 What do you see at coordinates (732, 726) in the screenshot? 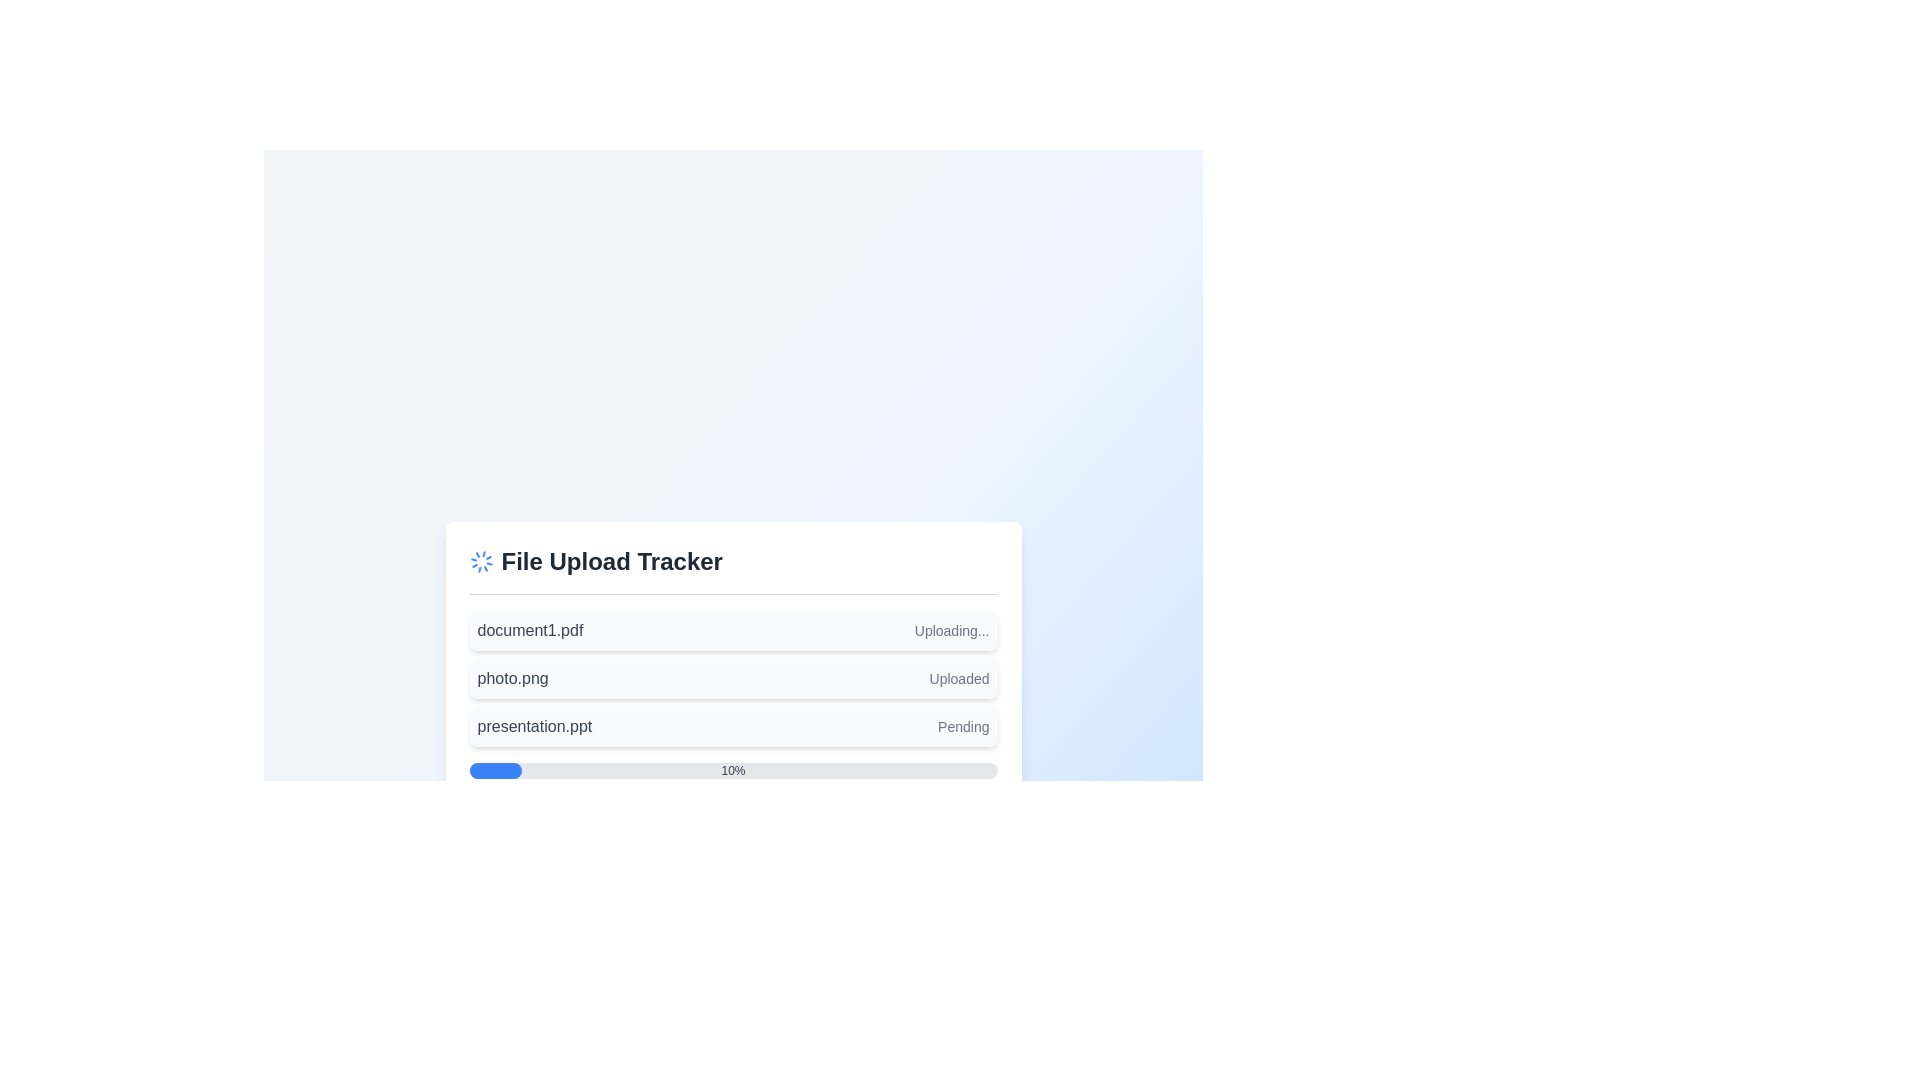
I see `the third list item displaying the filename 'presentation.ppt' with the upload status 'Pending'` at bounding box center [732, 726].